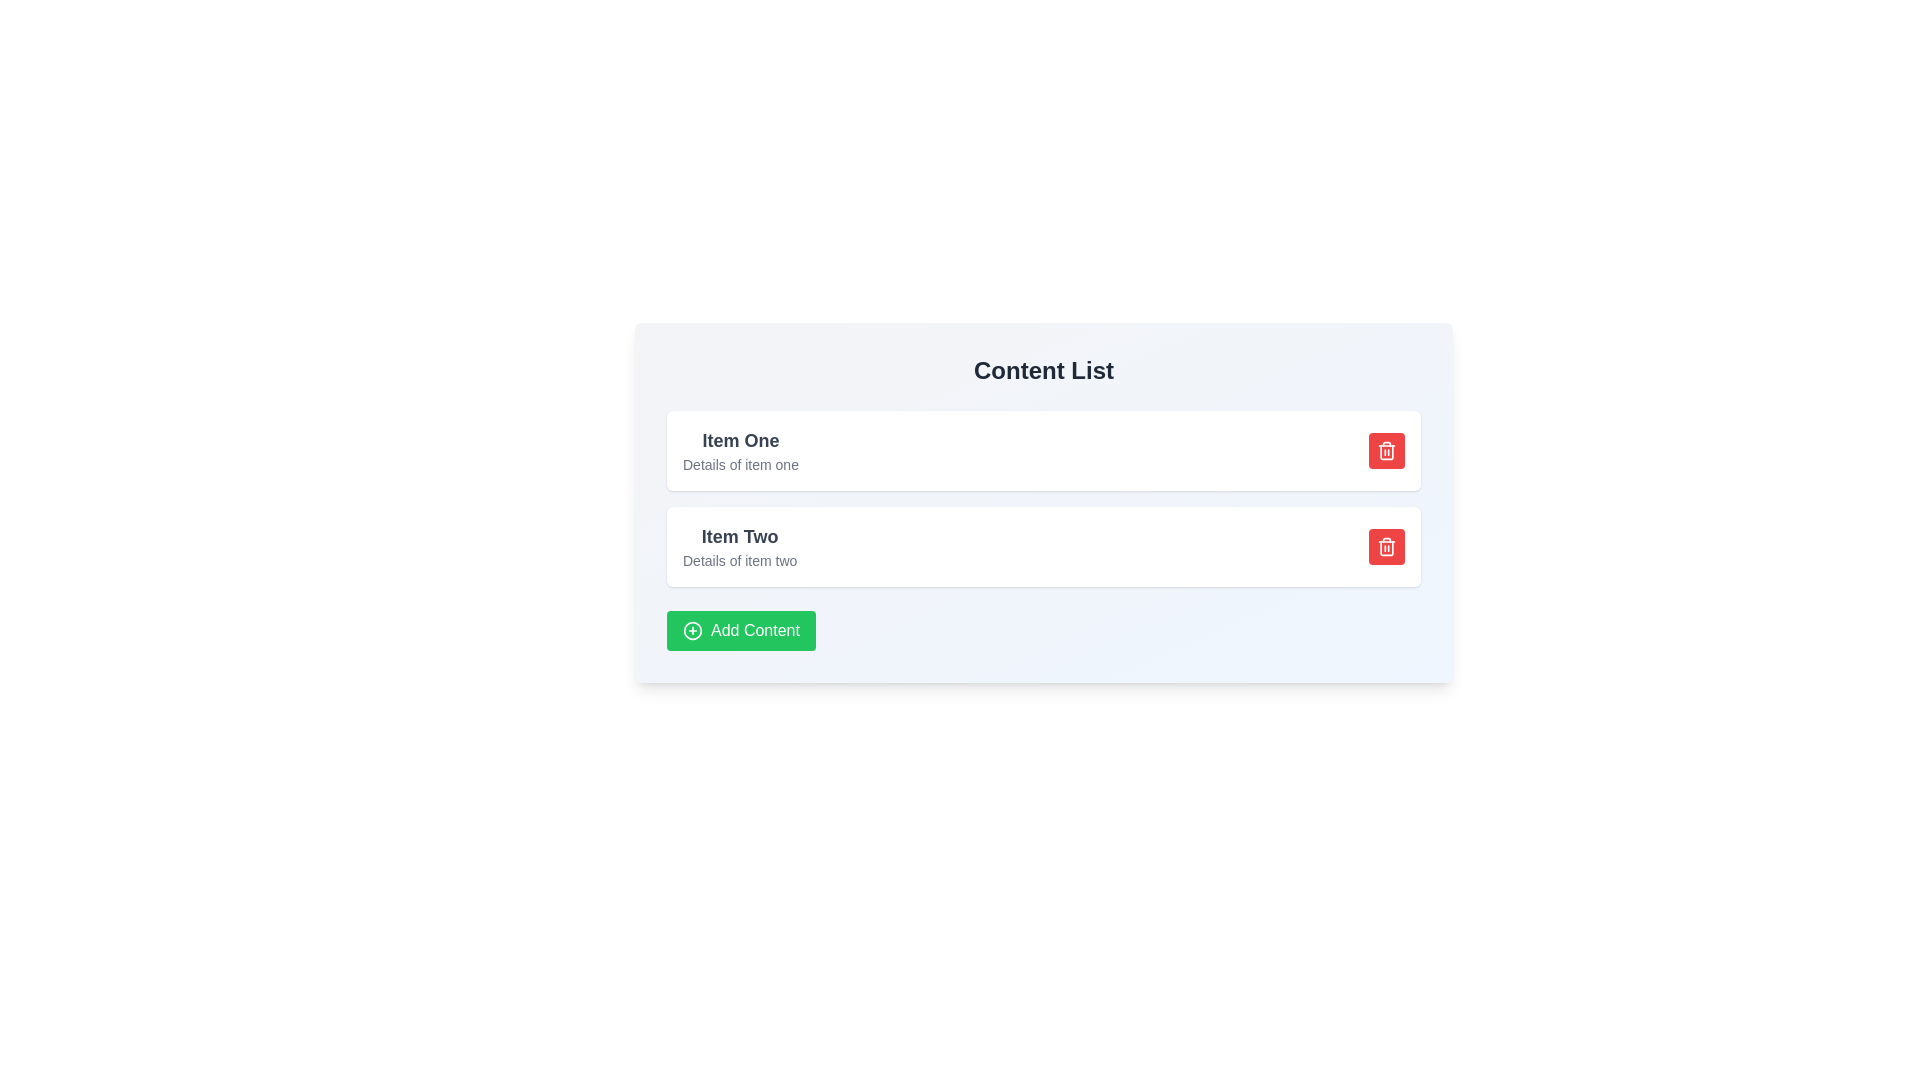 The height and width of the screenshot is (1080, 1920). What do you see at coordinates (1386, 451) in the screenshot?
I see `the red Icon button in the second row of the content list` at bounding box center [1386, 451].